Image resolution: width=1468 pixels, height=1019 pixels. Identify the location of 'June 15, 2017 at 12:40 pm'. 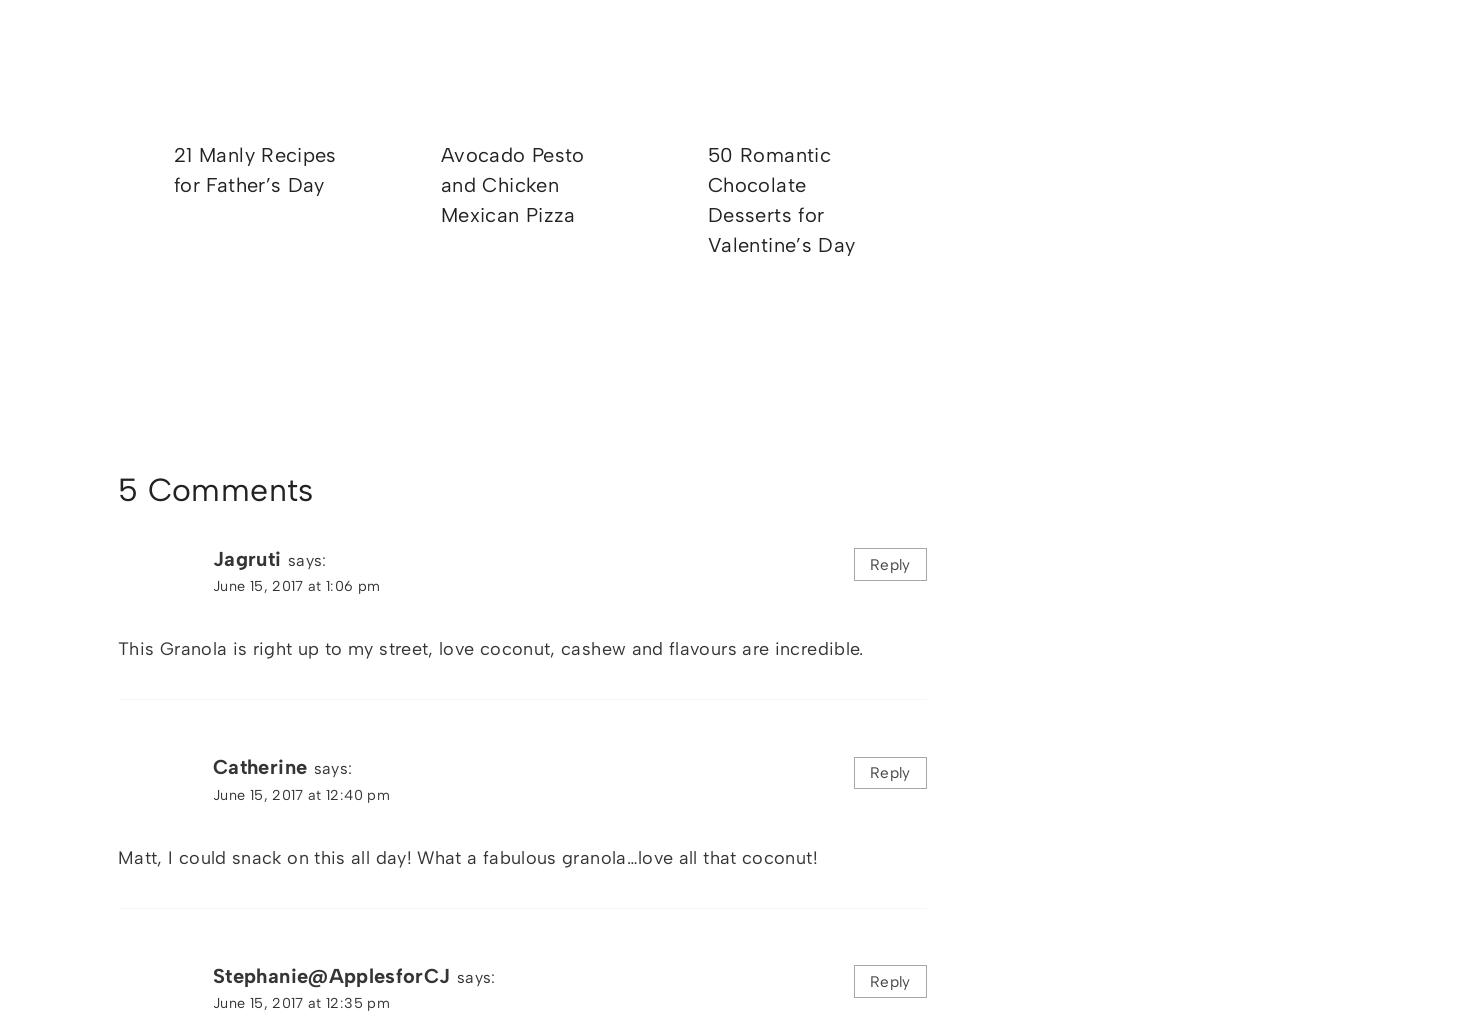
(300, 794).